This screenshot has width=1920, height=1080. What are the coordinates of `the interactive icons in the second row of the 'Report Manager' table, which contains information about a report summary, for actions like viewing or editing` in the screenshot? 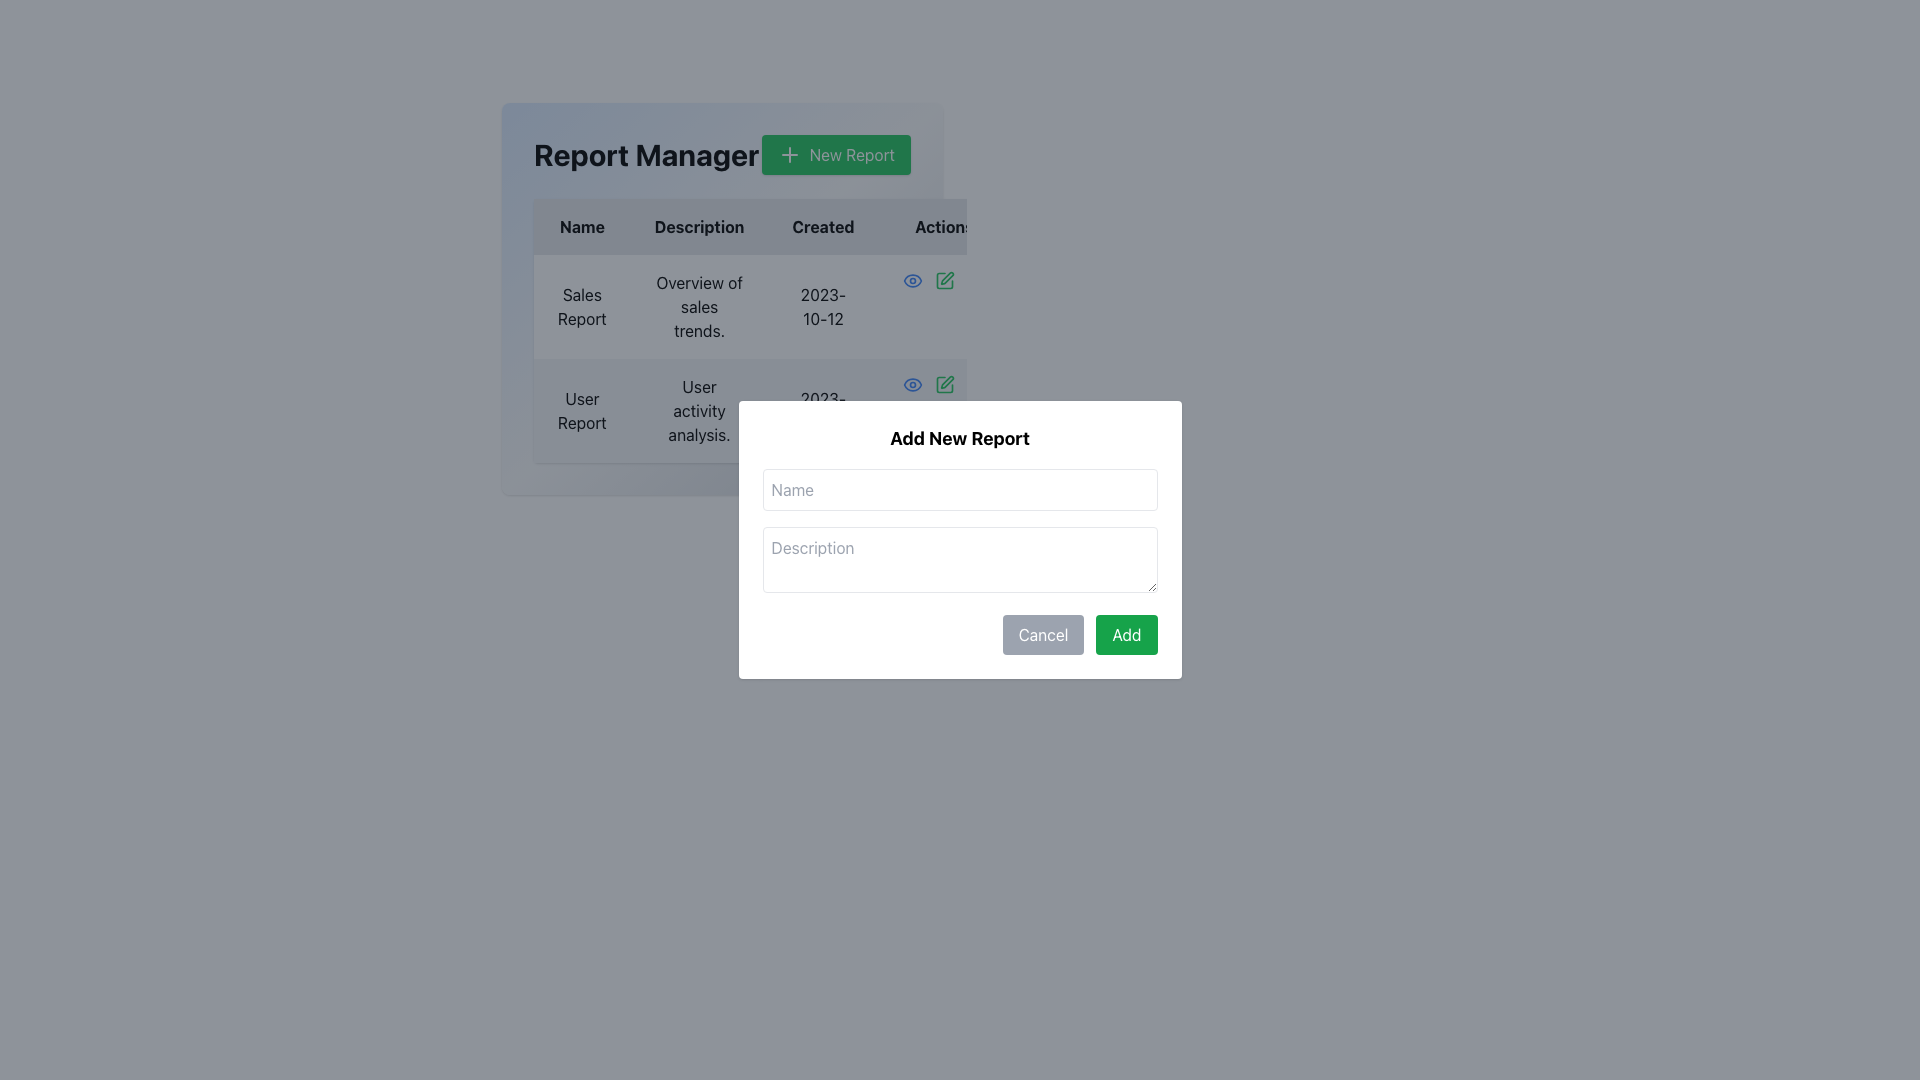 It's located at (771, 357).